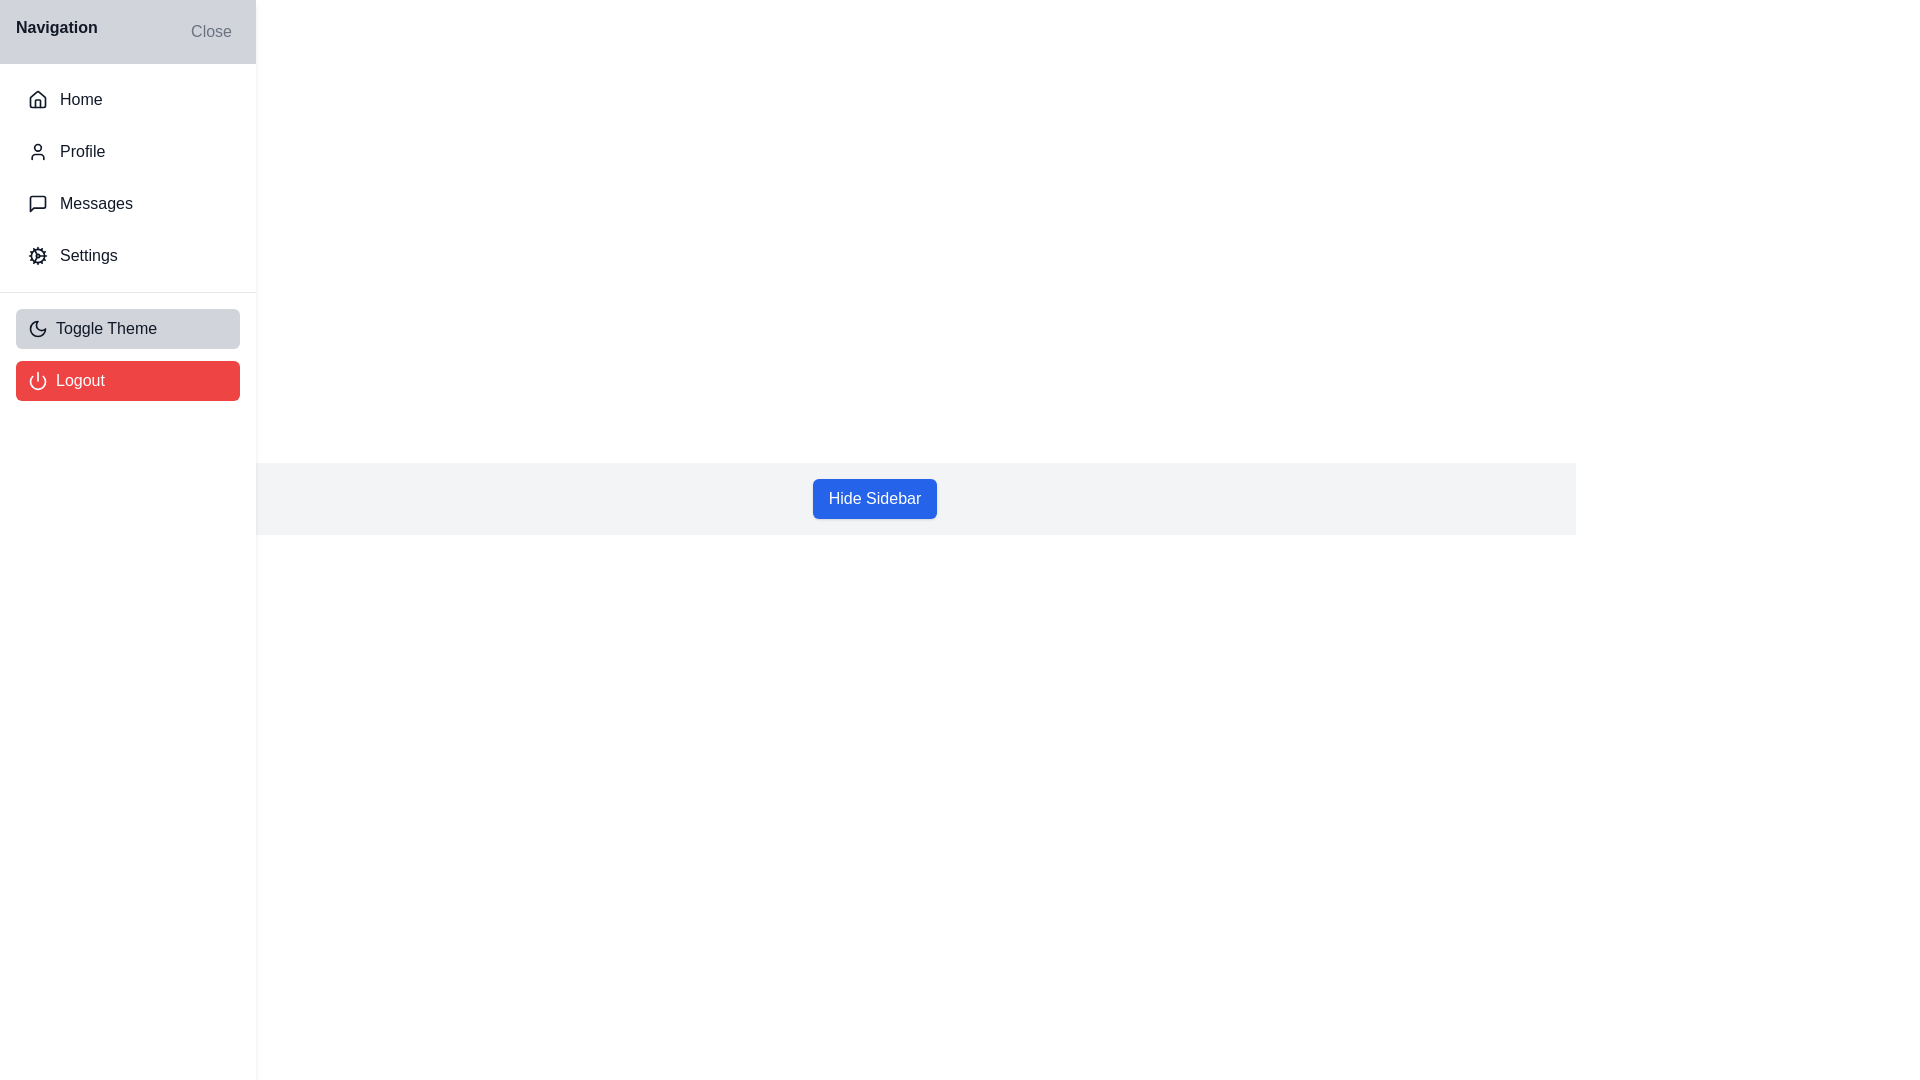 The image size is (1920, 1080). I want to click on the 'Home' icon located at the top-left corner of the sidebar menu, which serves as a visual identifier for the 'Home' functionality, so click(38, 100).